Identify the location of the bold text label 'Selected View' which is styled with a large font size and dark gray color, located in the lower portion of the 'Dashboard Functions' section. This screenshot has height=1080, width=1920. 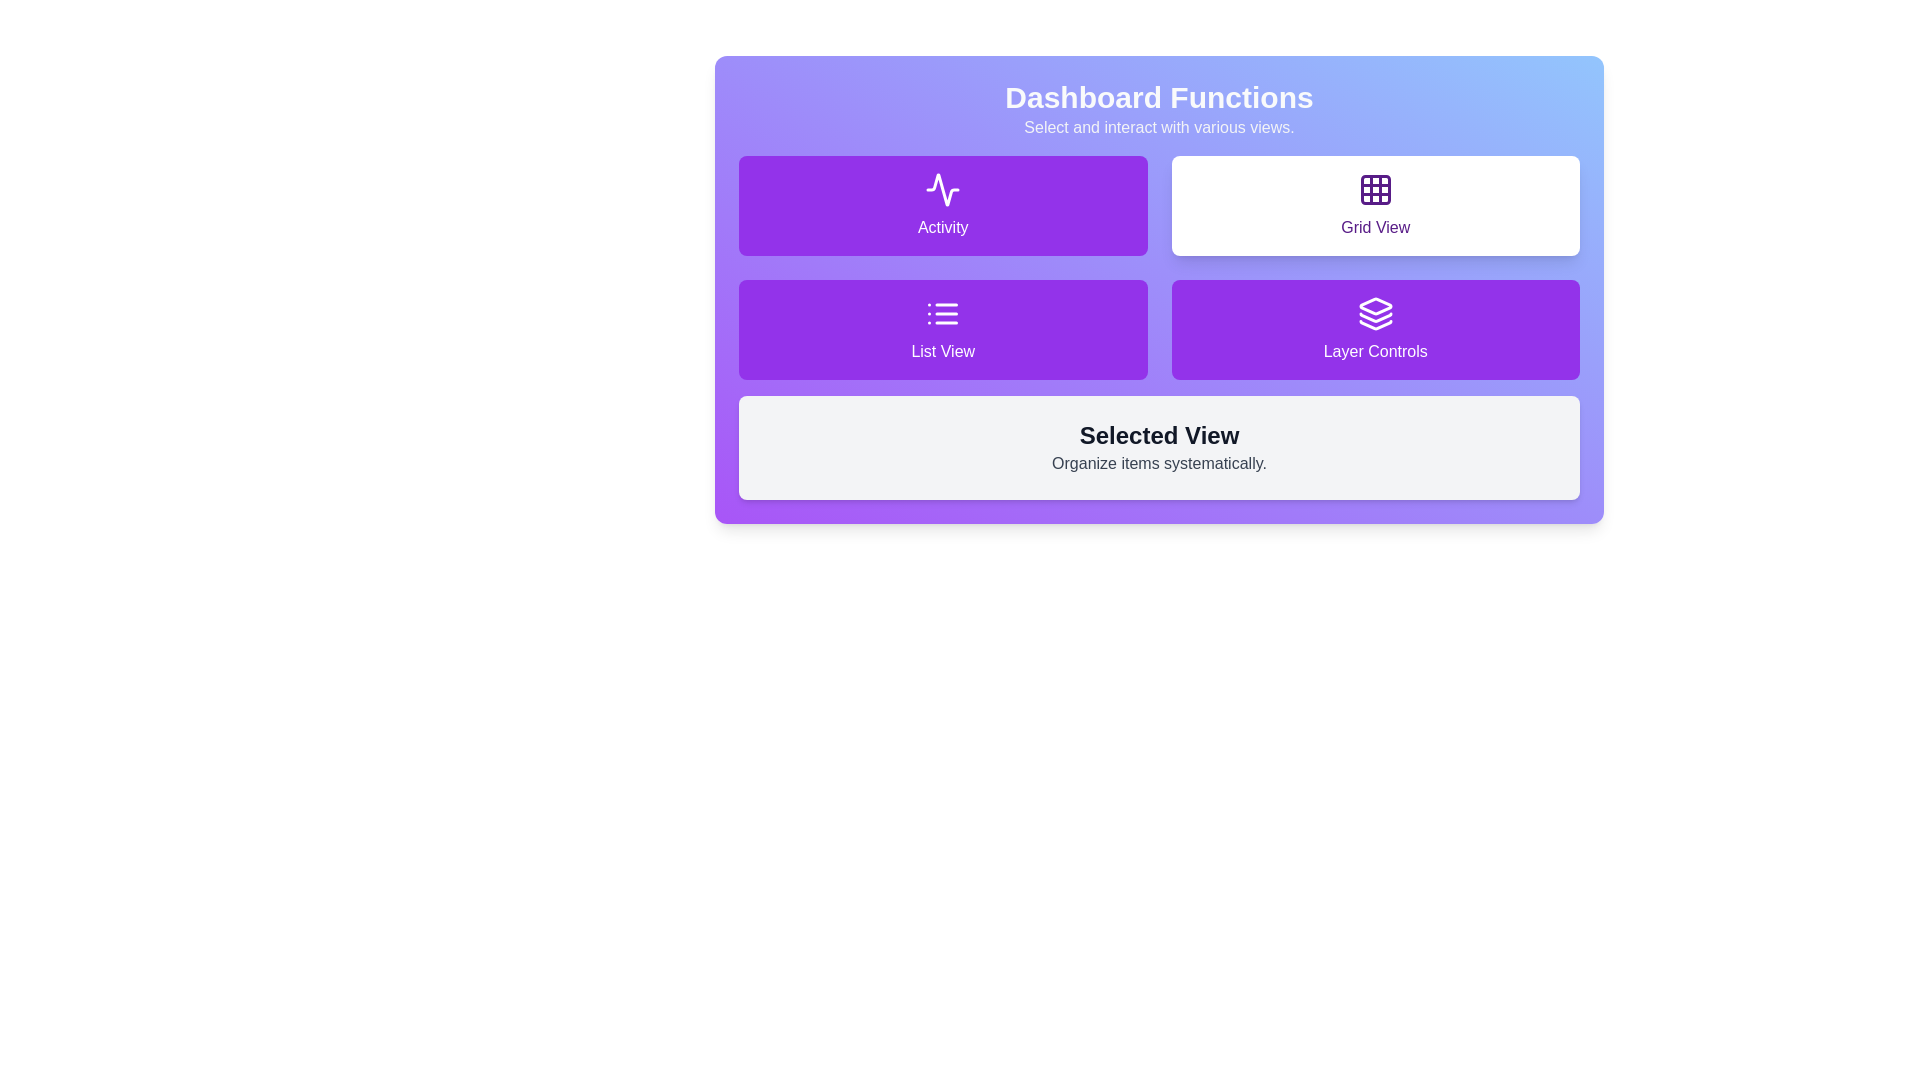
(1159, 434).